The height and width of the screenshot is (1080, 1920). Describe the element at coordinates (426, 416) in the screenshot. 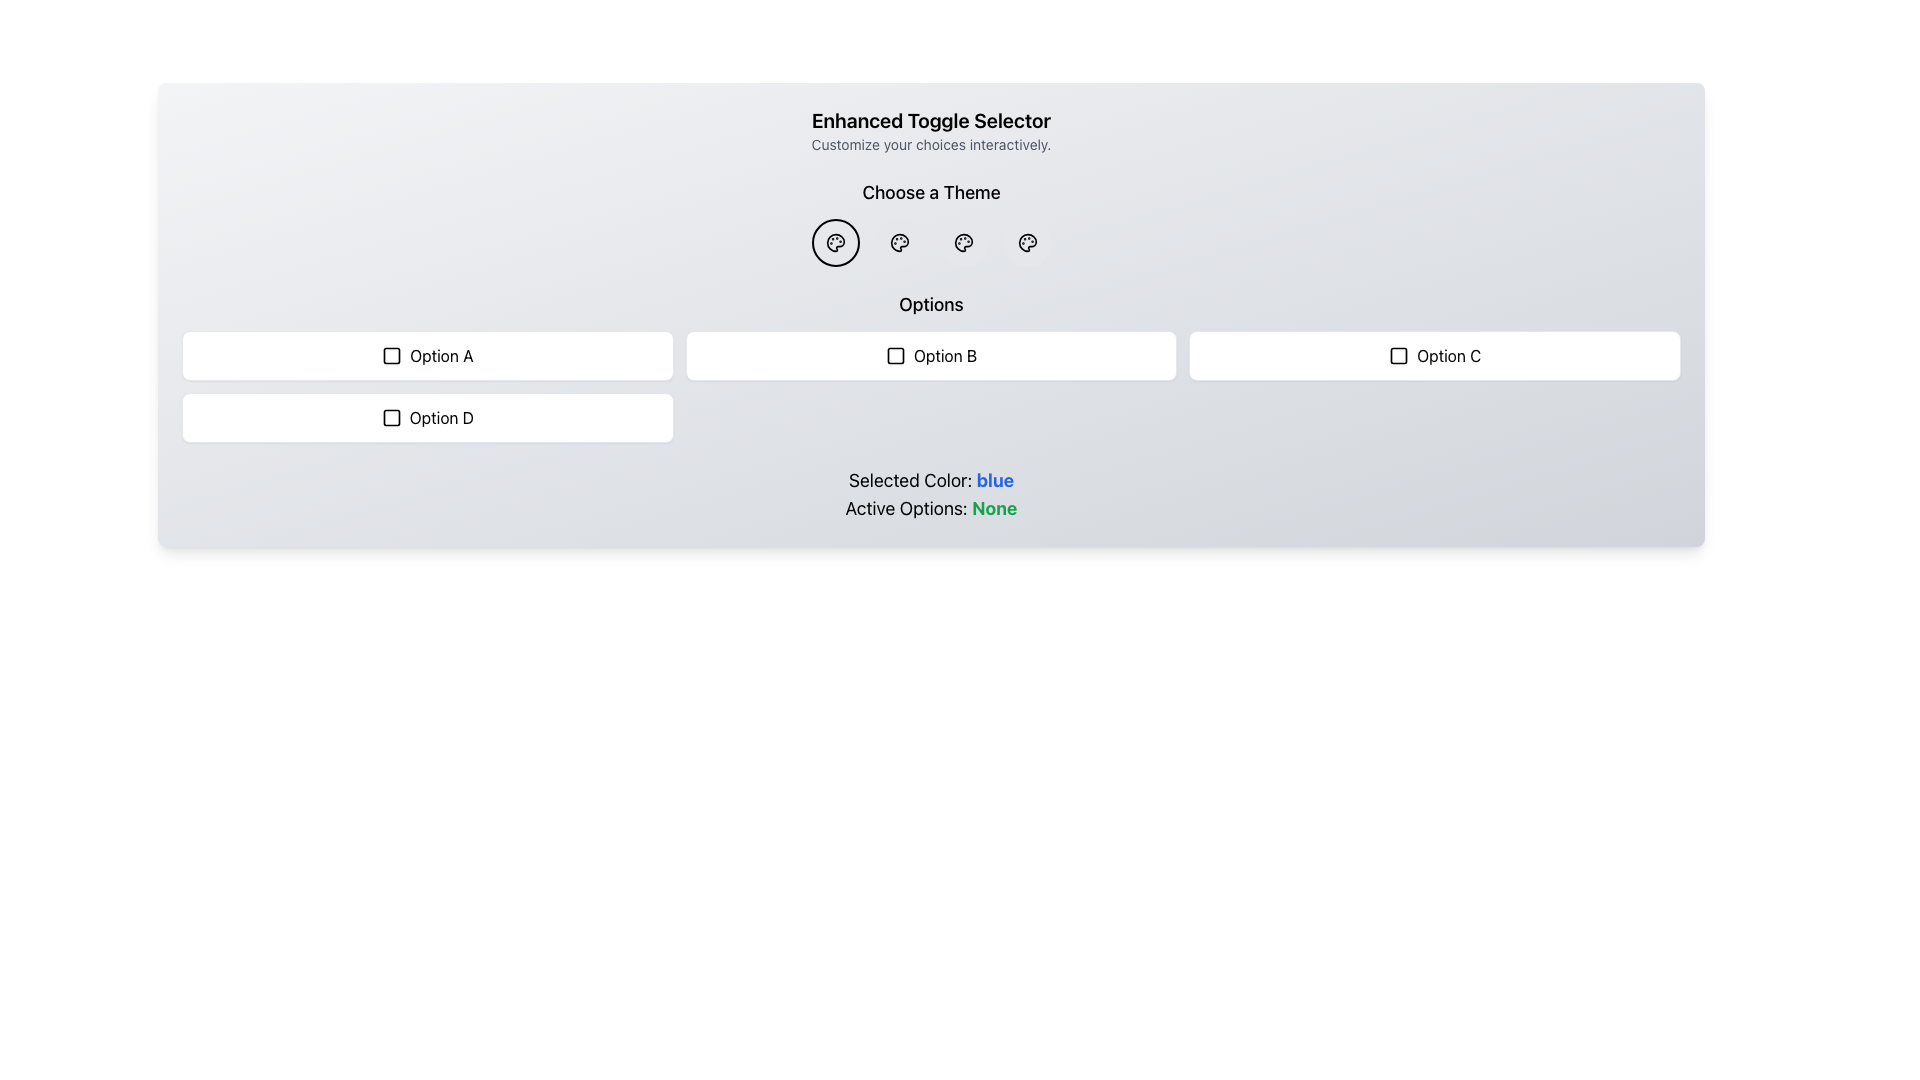

I see `the 'Option D' checkbox element using keyboard navigation` at that location.